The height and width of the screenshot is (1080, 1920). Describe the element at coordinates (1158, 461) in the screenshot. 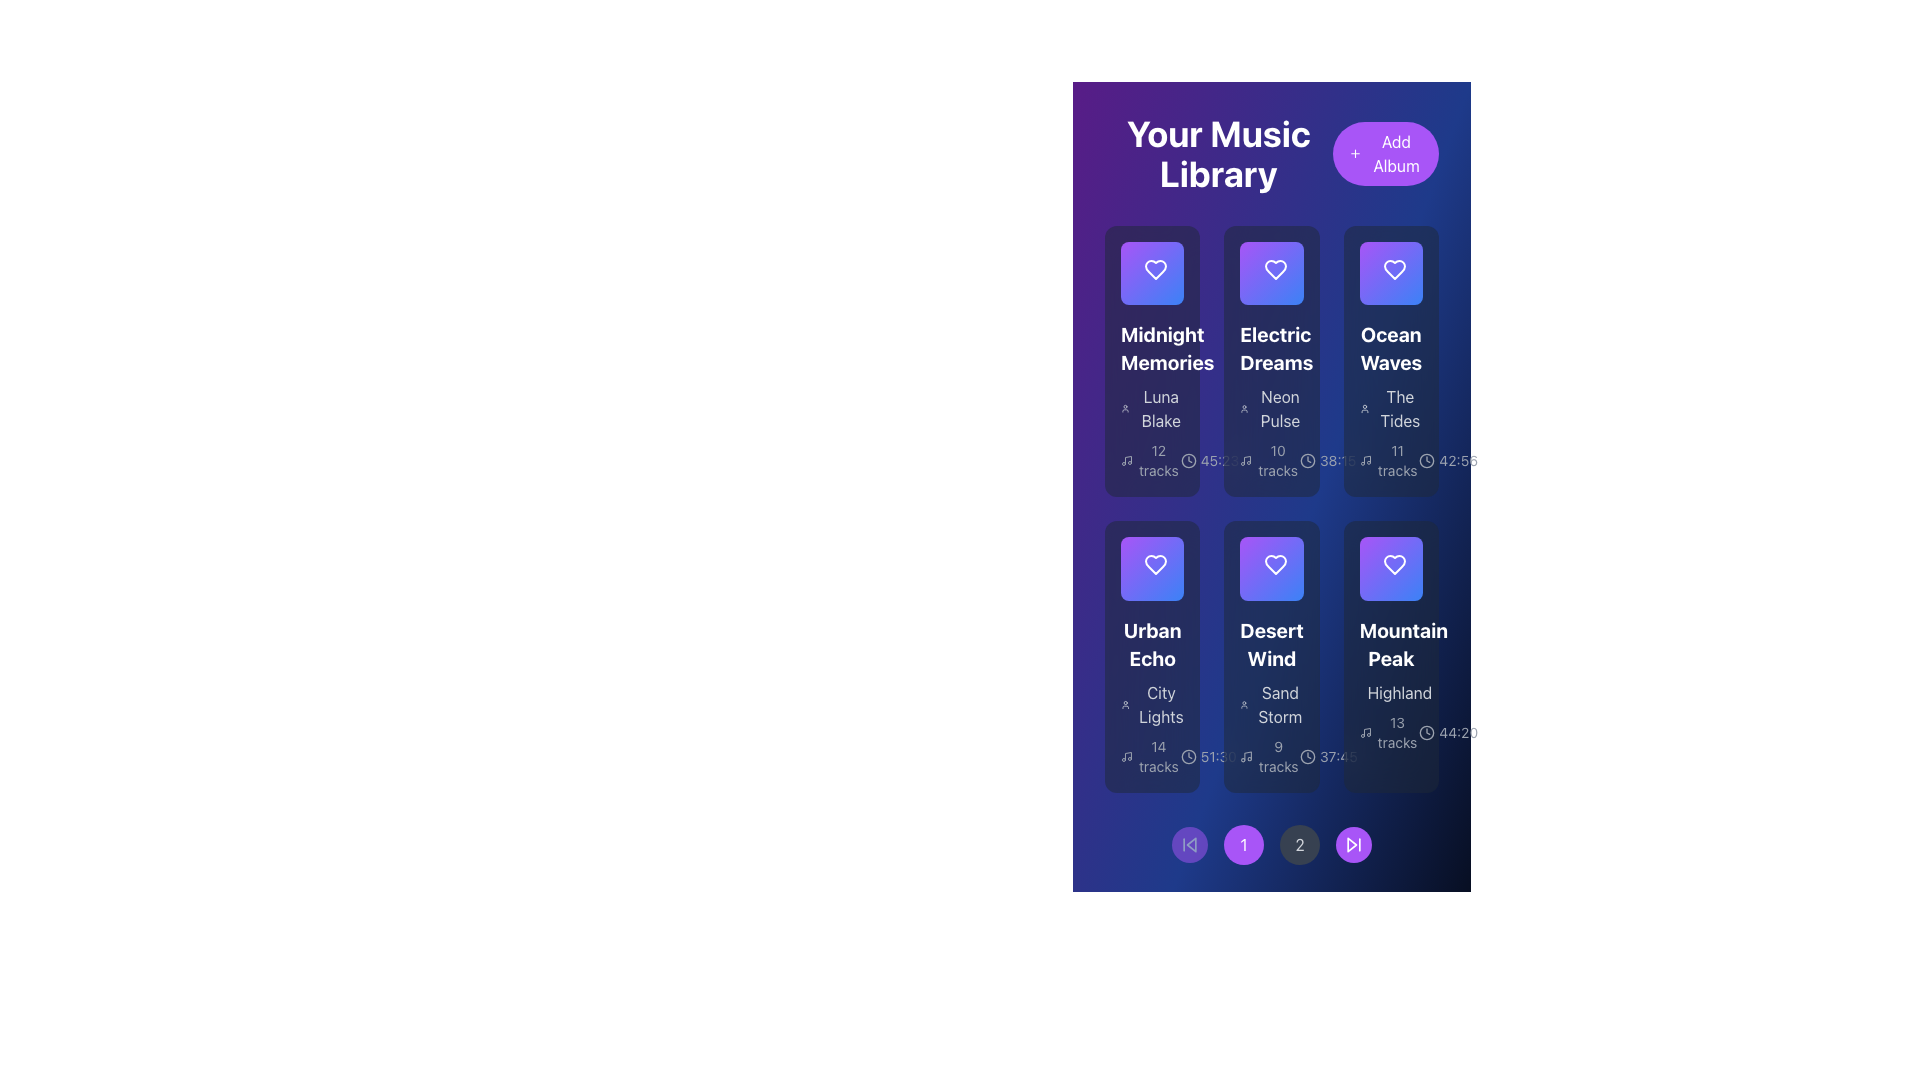

I see `text from the label indicating the number of songs or tracks present in the 'Midnight Memories' album card, located in the bottom-left part of the album card, below the title and artist name` at that location.